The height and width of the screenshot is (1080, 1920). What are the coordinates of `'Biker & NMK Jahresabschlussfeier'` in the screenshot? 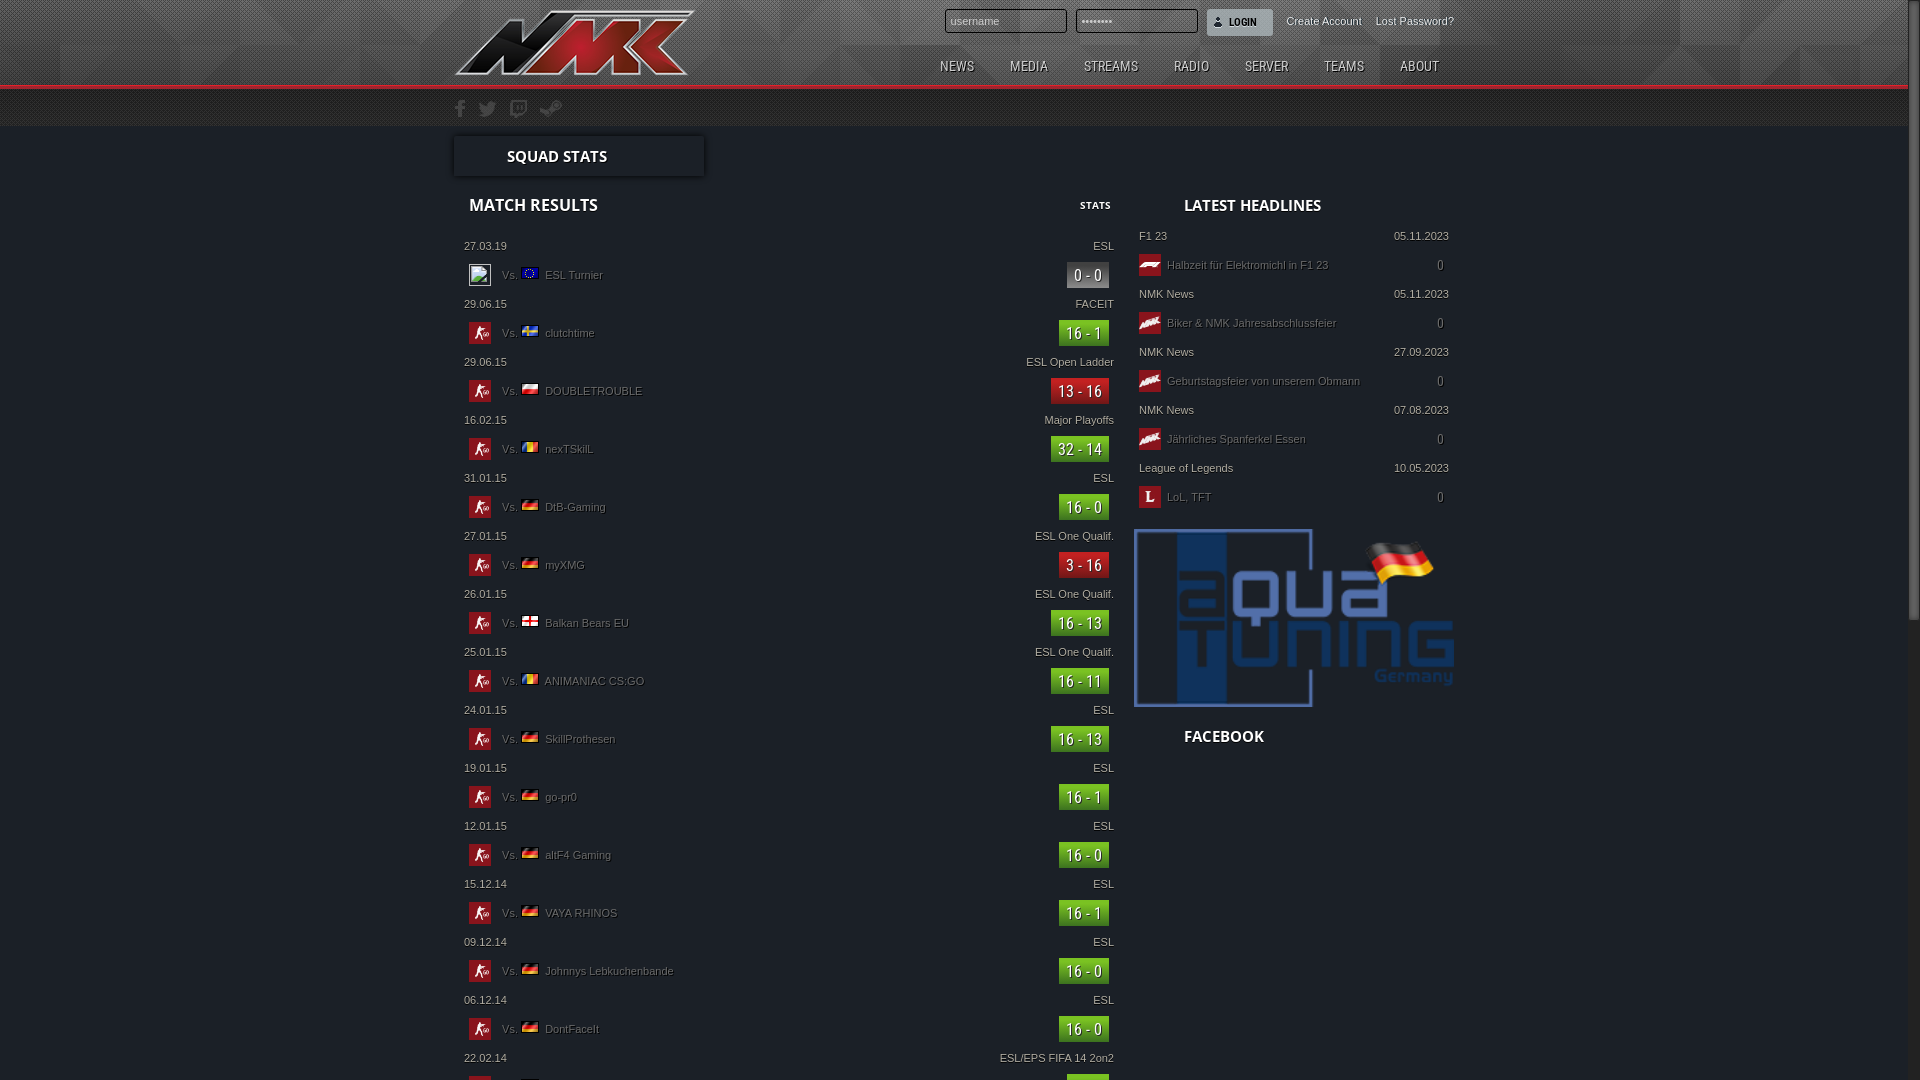 It's located at (1166, 322).